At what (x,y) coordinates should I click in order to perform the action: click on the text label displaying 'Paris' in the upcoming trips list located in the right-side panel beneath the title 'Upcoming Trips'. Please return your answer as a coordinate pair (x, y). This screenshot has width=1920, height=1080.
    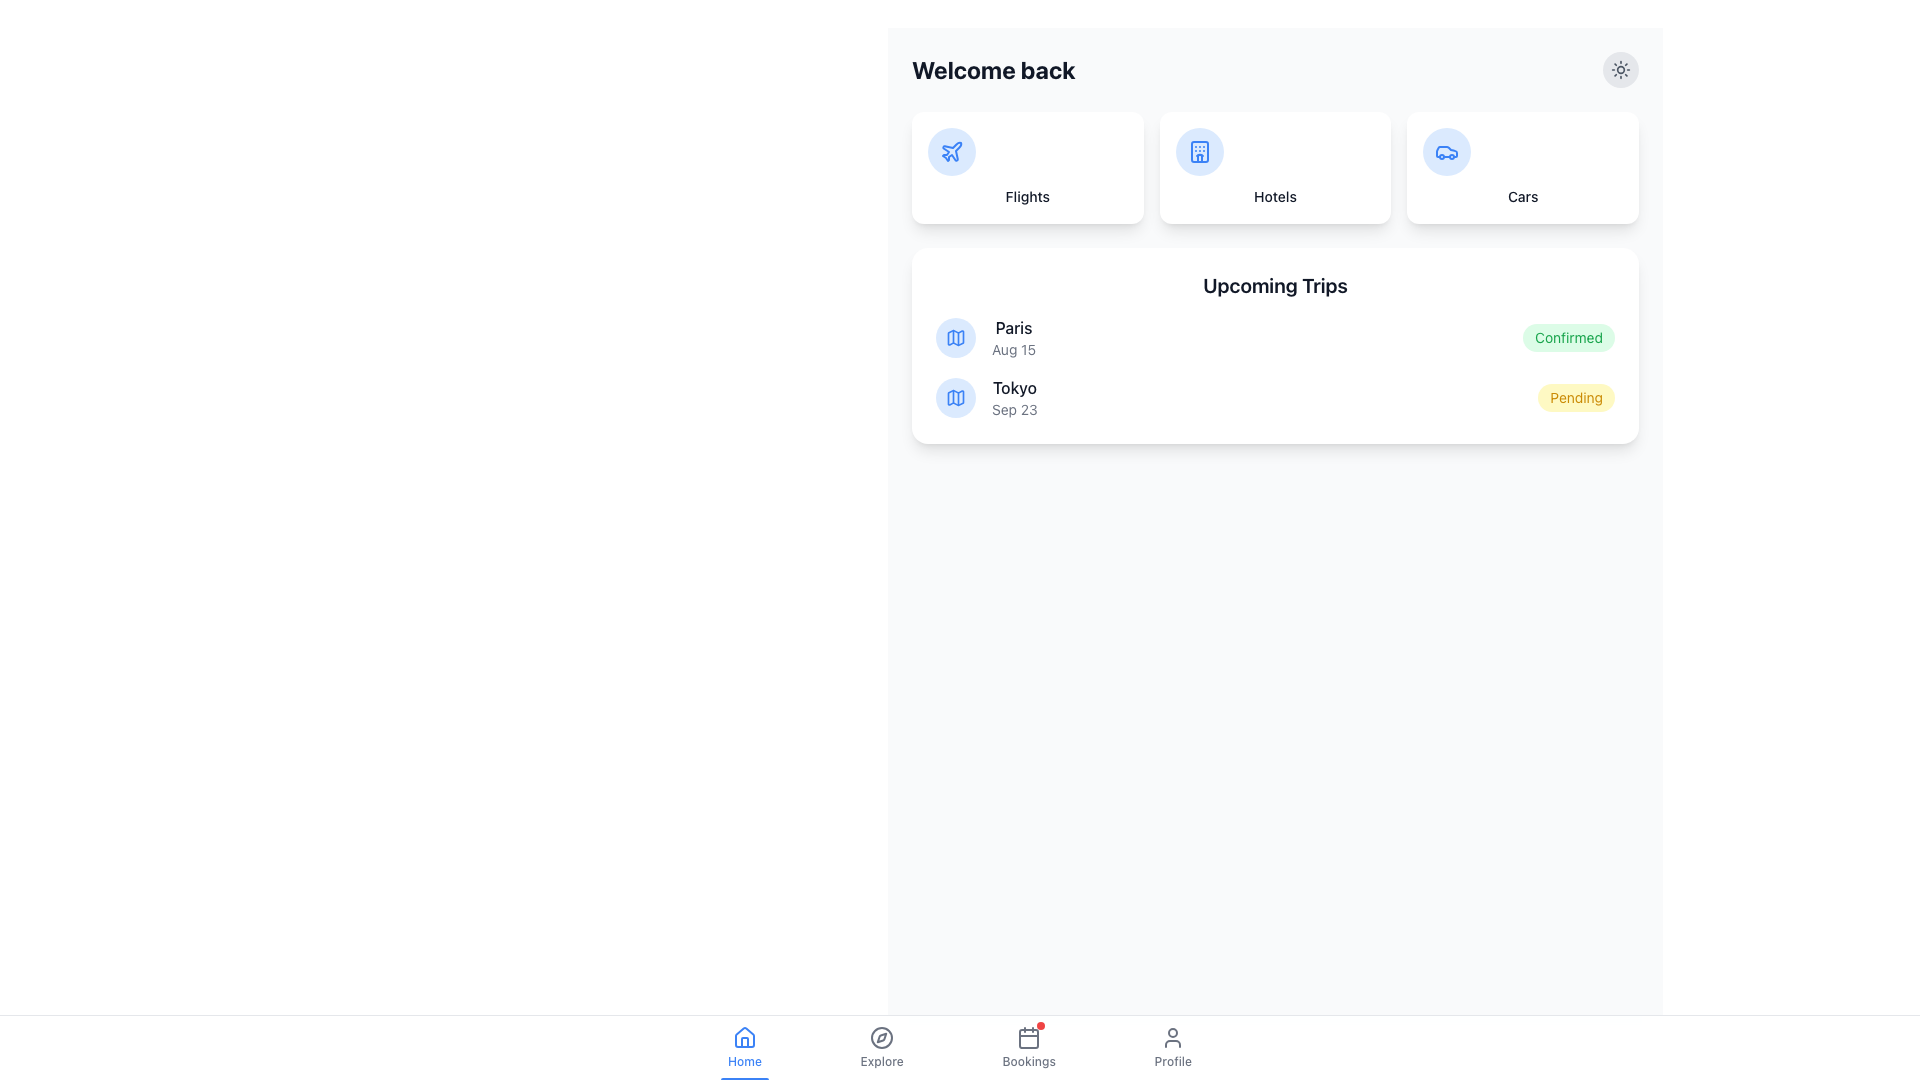
    Looking at the image, I should click on (1013, 326).